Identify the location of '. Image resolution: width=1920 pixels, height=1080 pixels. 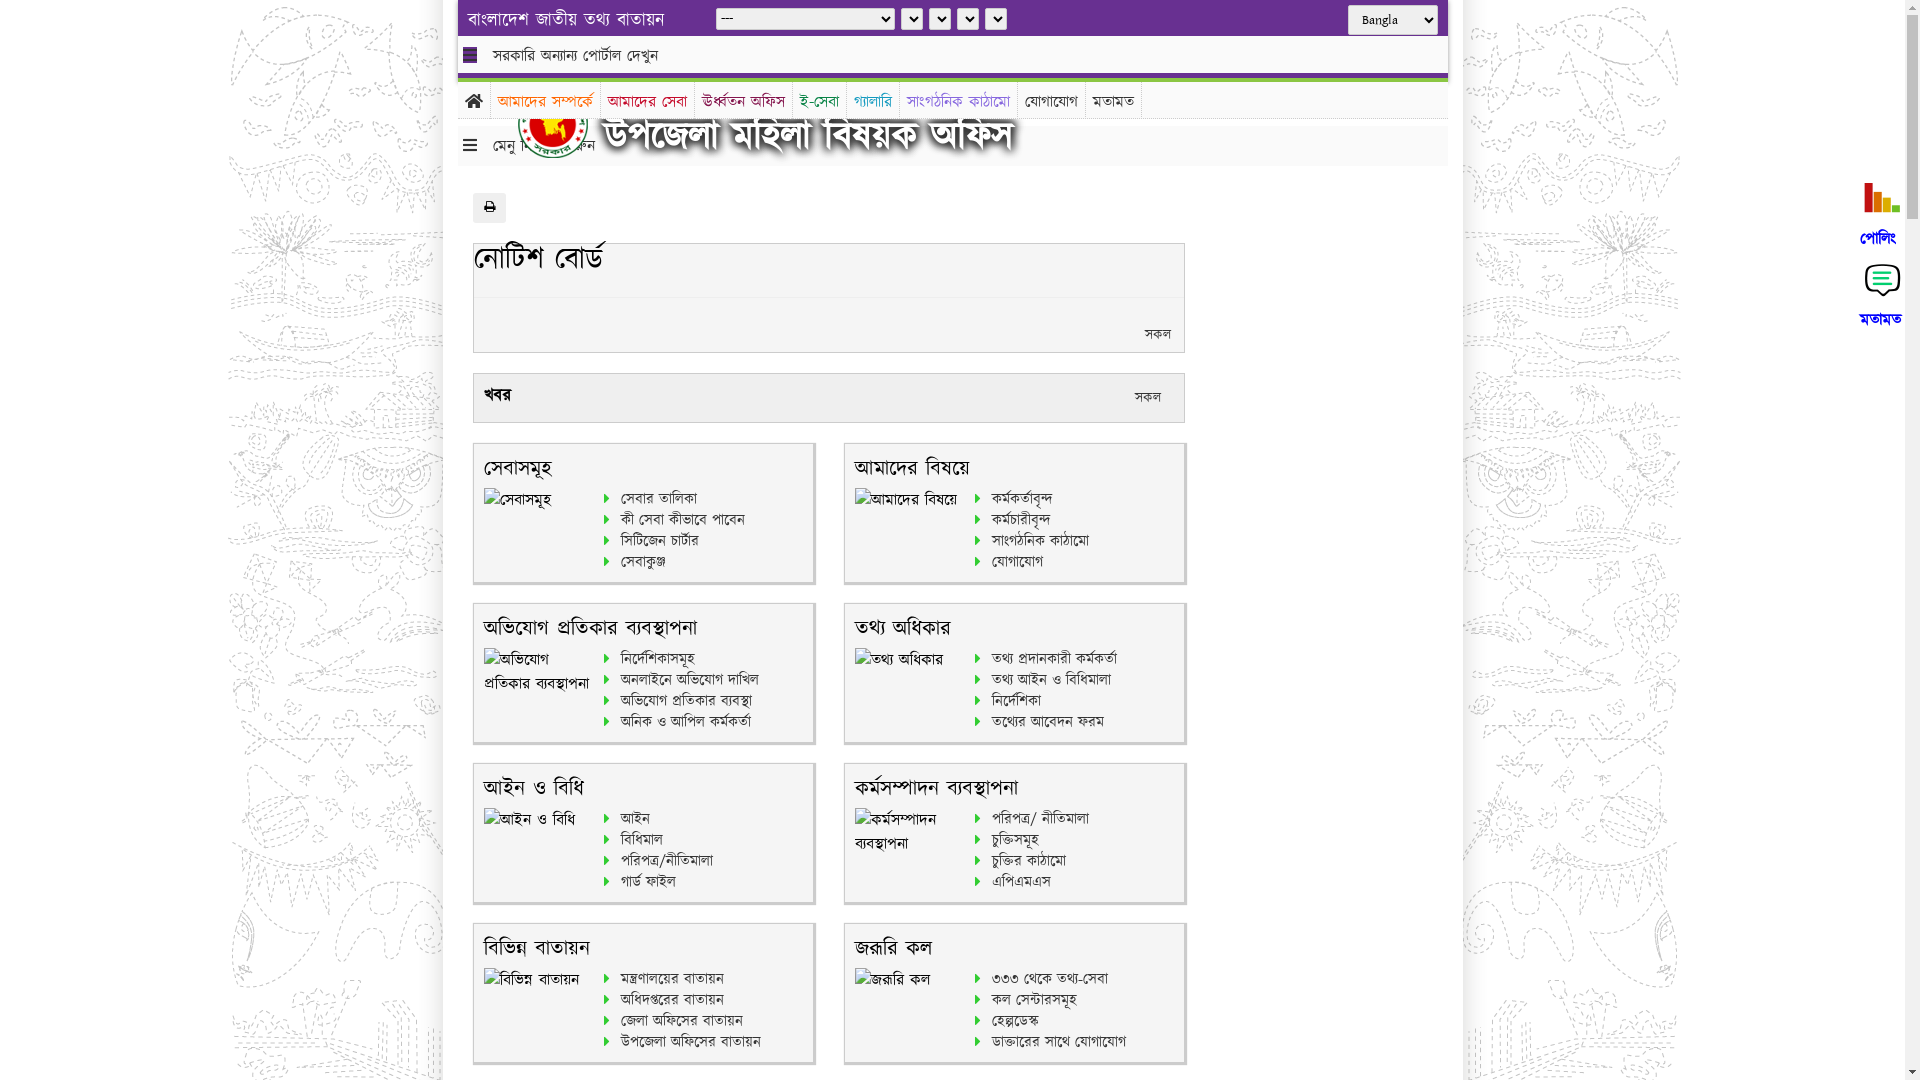
(567, 123).